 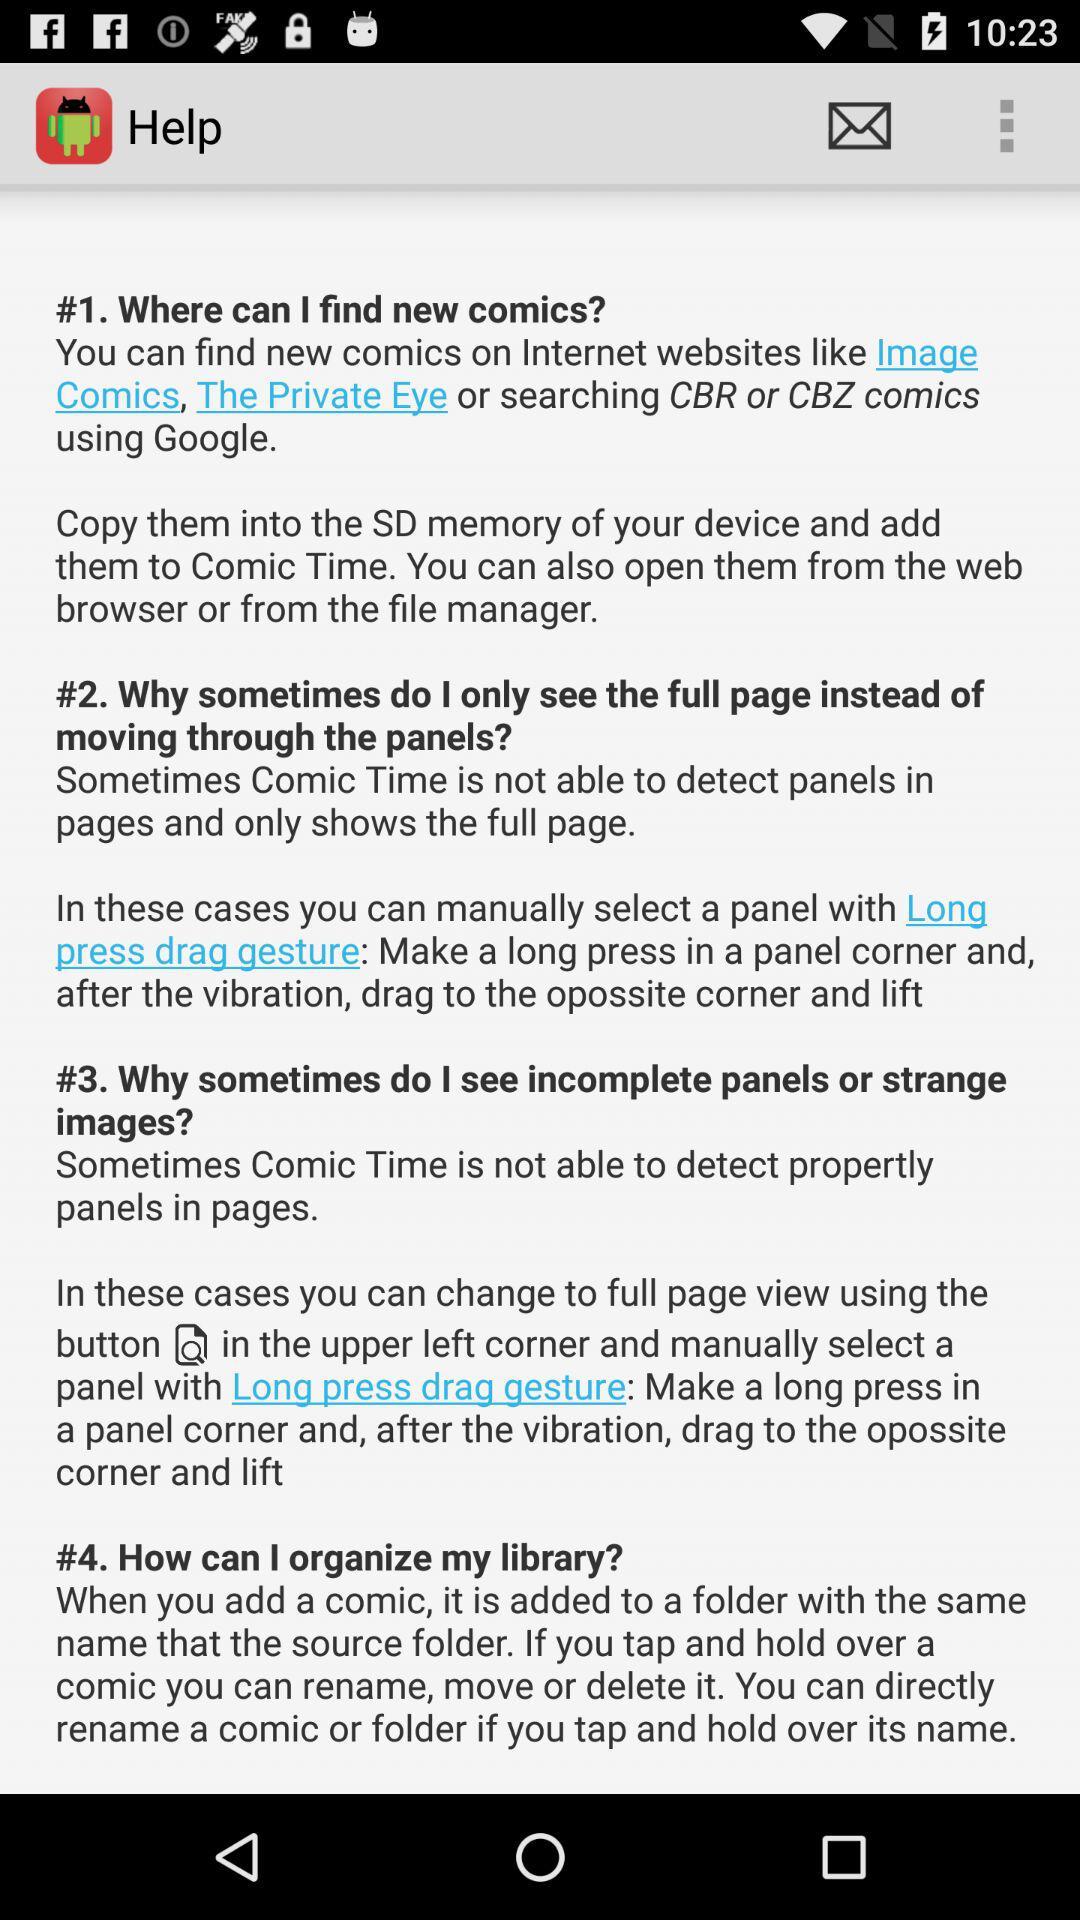 What do you see at coordinates (858, 124) in the screenshot?
I see `app next to help item` at bounding box center [858, 124].